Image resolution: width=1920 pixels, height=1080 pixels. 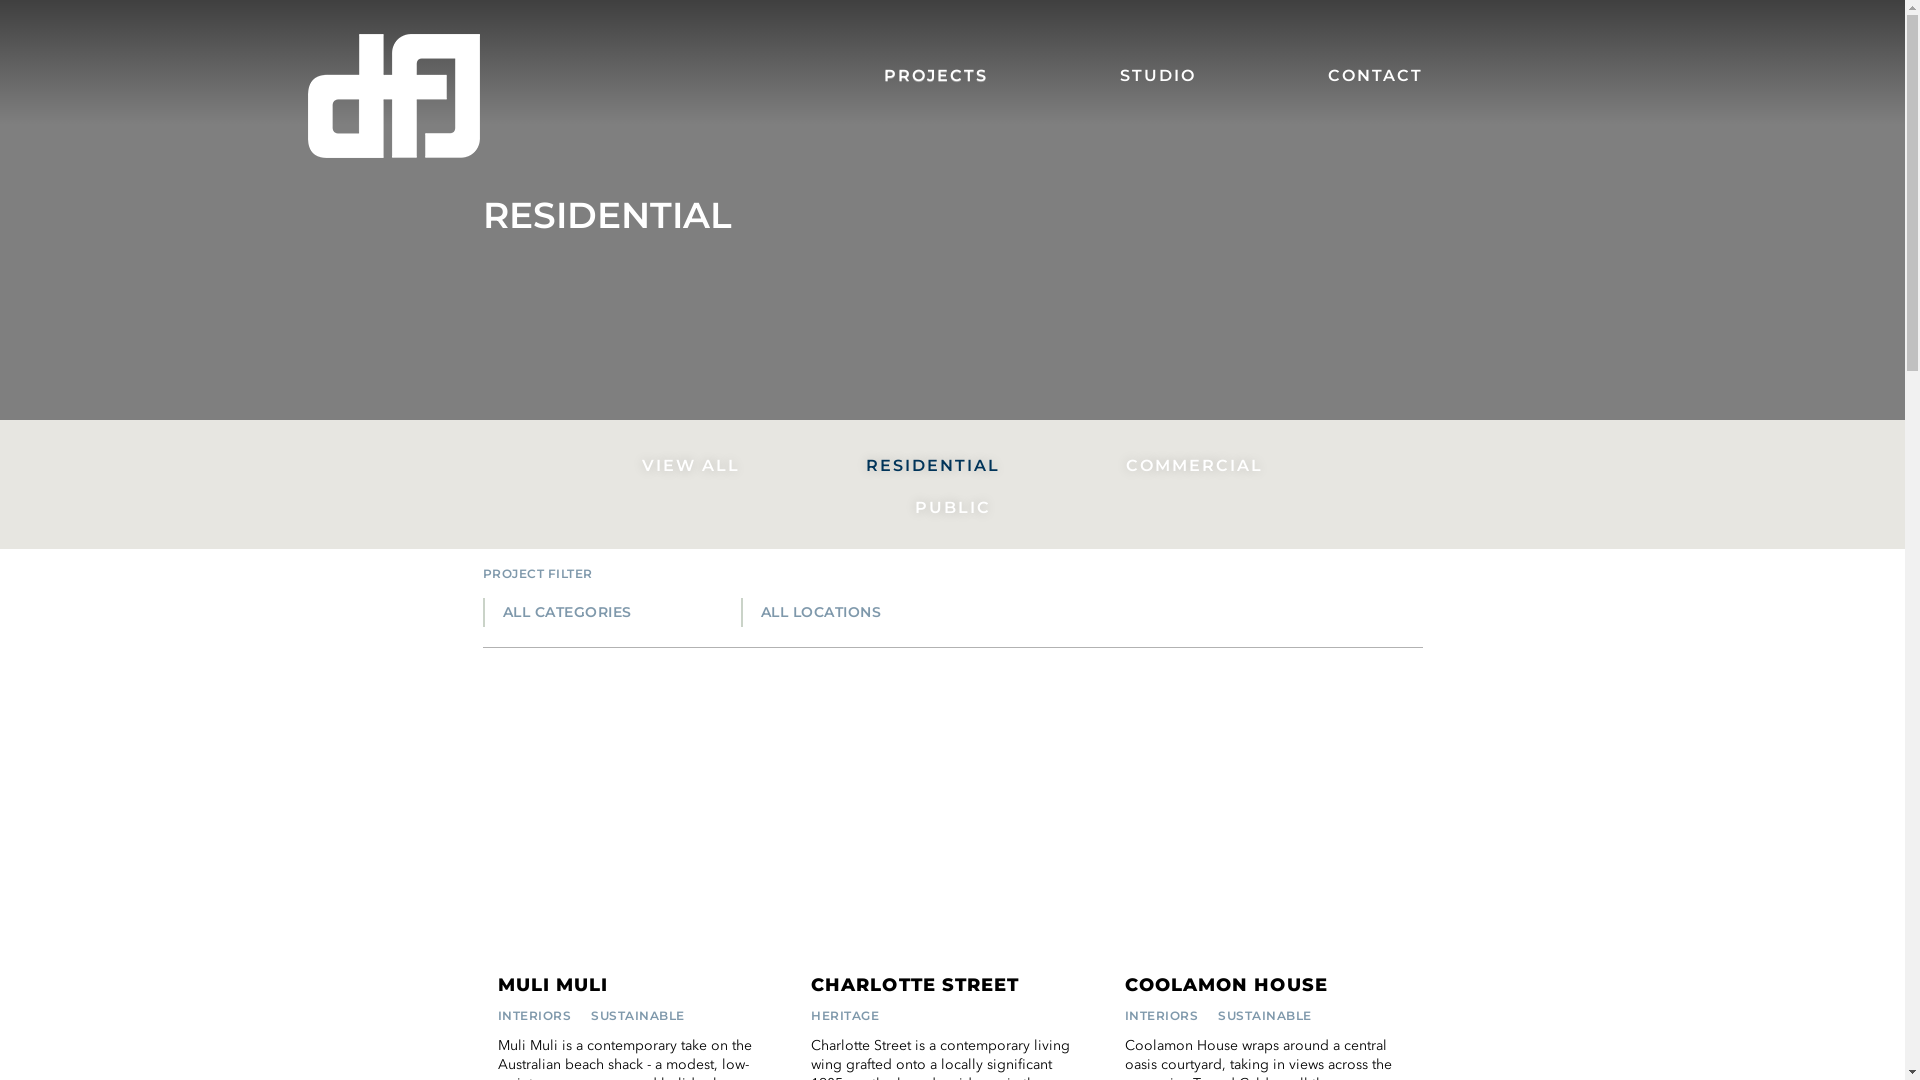 What do you see at coordinates (498, 984) in the screenshot?
I see `'MULI MULI'` at bounding box center [498, 984].